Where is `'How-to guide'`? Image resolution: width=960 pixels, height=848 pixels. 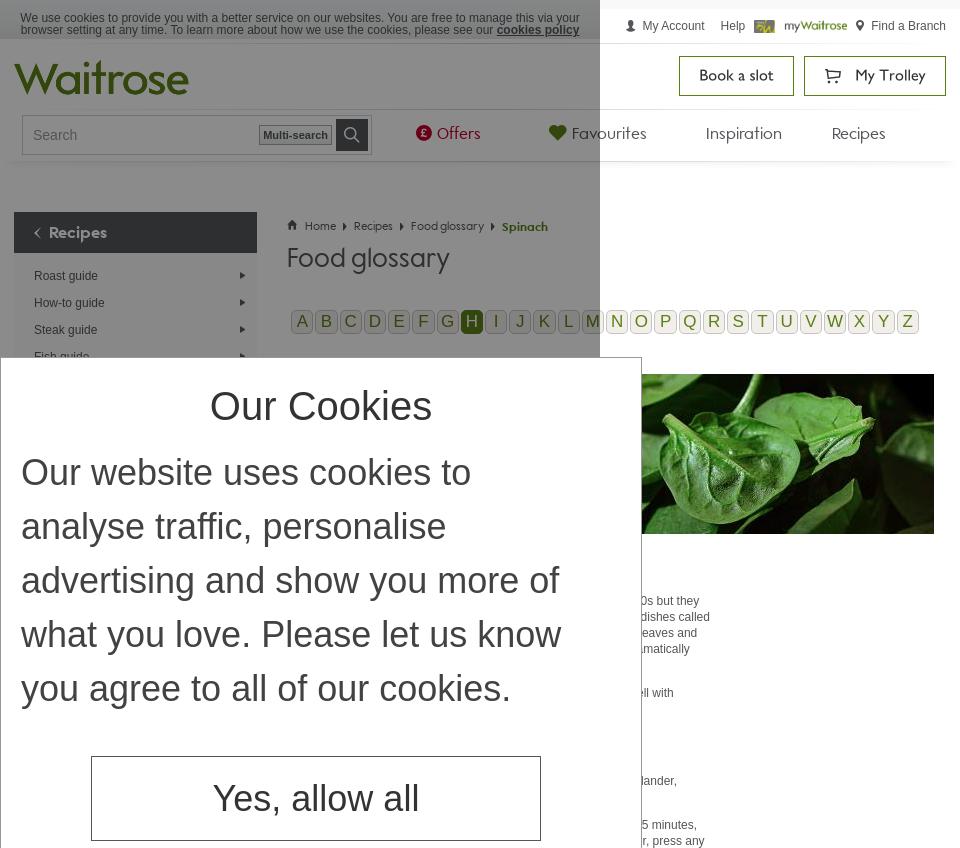
'How-to guide' is located at coordinates (69, 302).